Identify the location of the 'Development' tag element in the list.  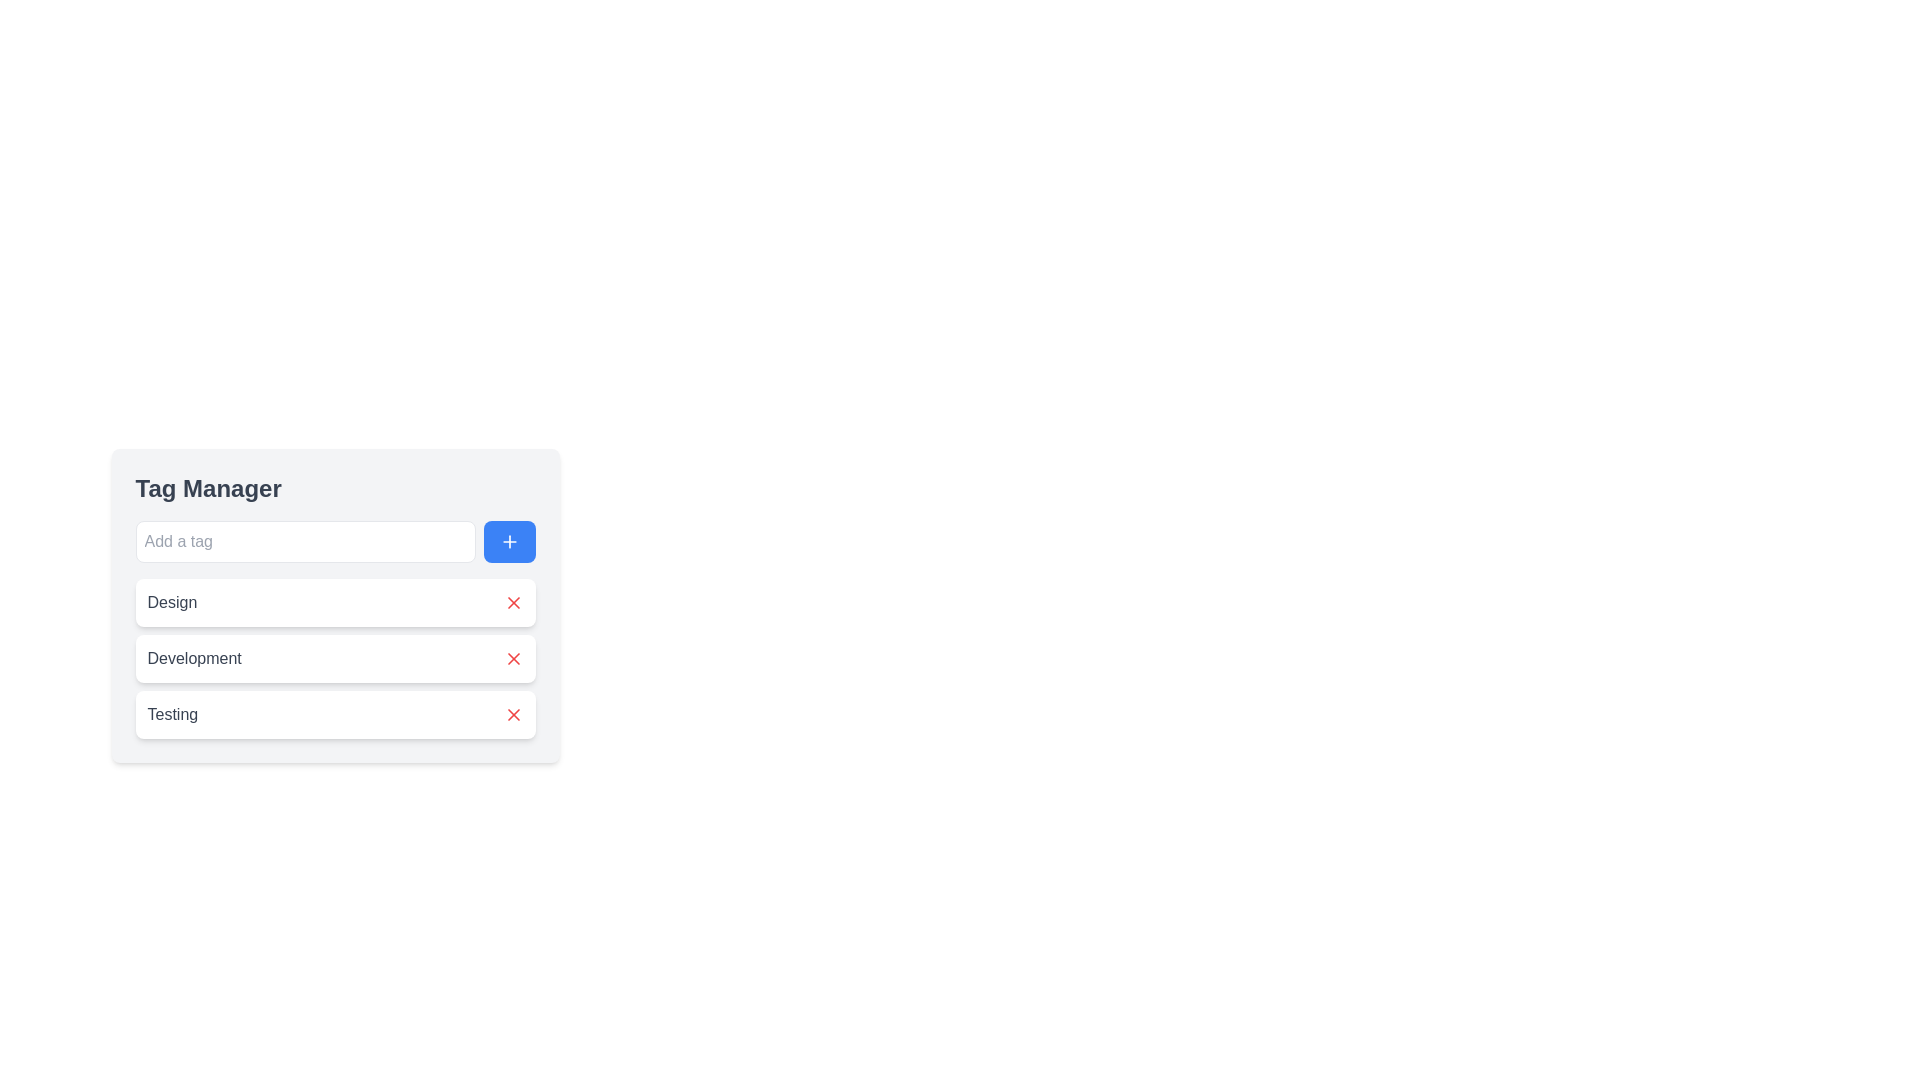
(335, 659).